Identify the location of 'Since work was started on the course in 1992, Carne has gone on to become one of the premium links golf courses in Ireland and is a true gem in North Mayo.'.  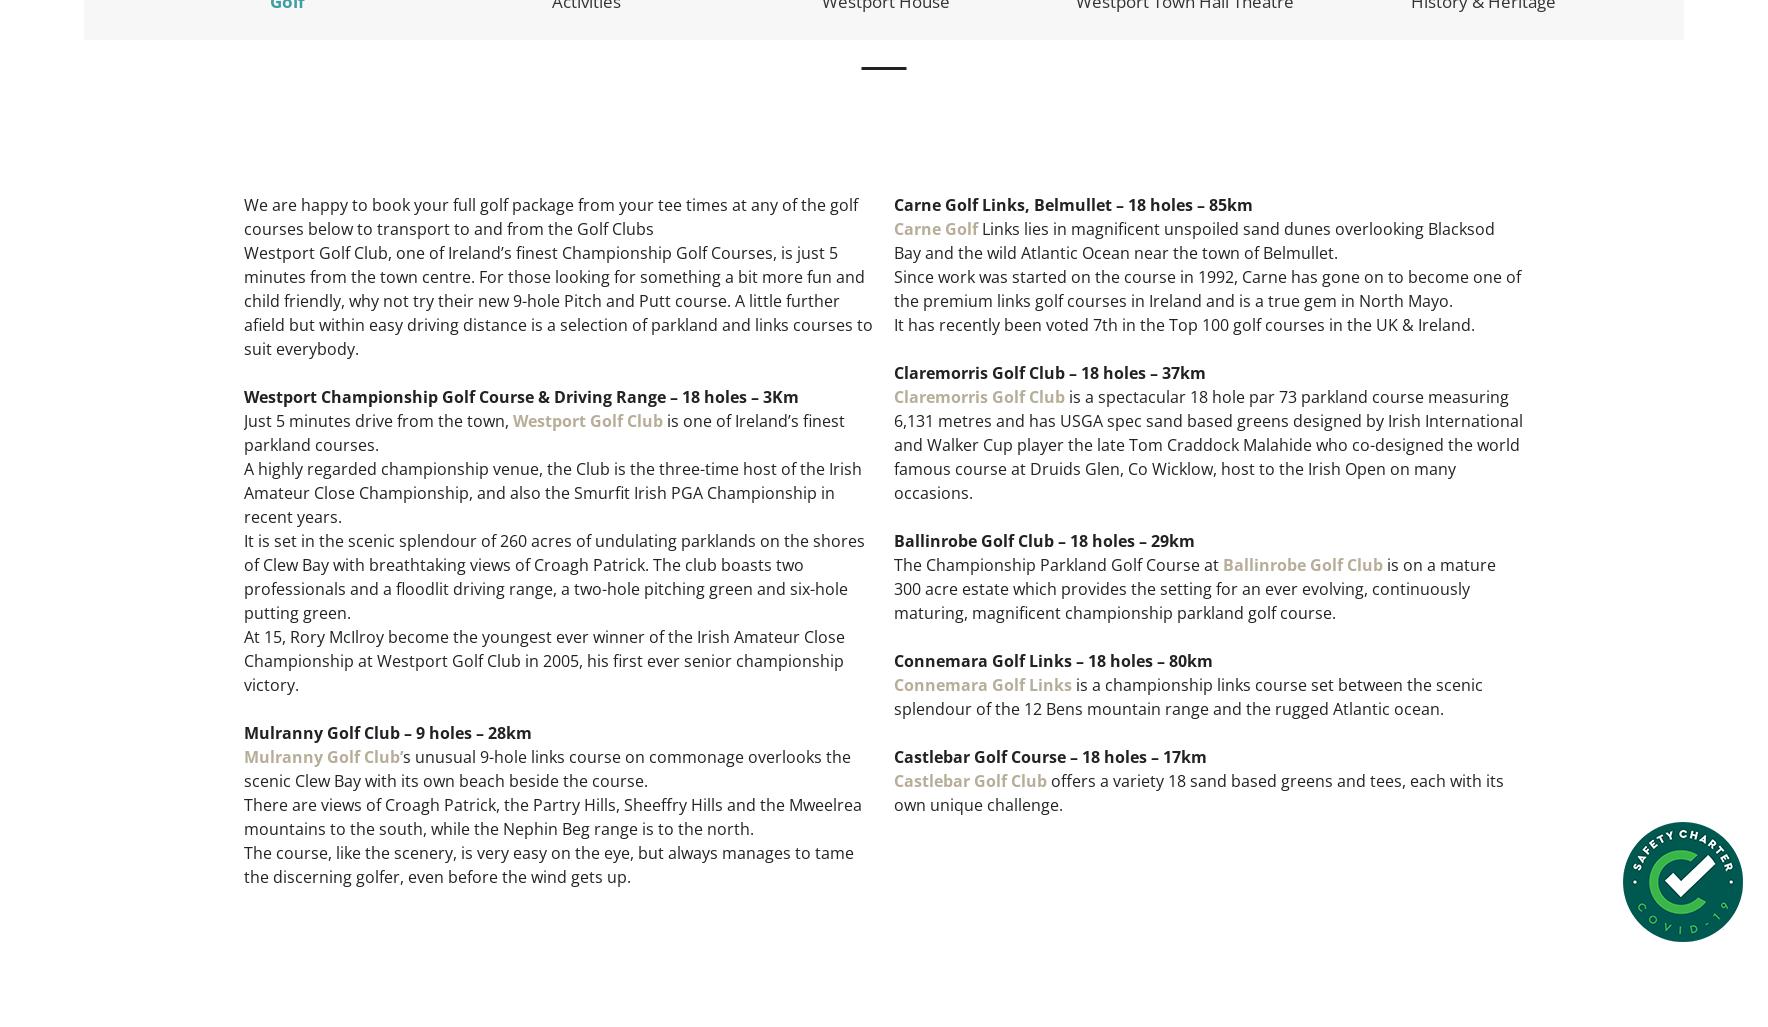
(1207, 287).